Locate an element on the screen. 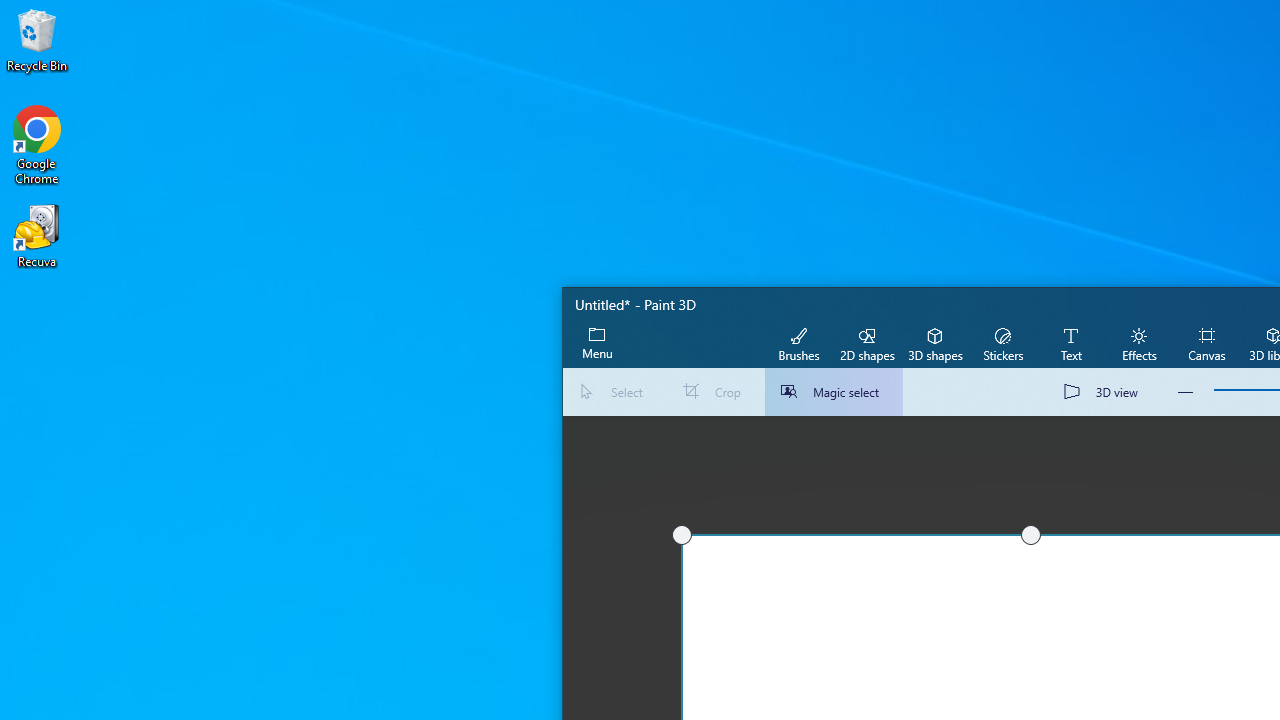 The image size is (1280, 720). 'Crop' is located at coordinates (716, 392).